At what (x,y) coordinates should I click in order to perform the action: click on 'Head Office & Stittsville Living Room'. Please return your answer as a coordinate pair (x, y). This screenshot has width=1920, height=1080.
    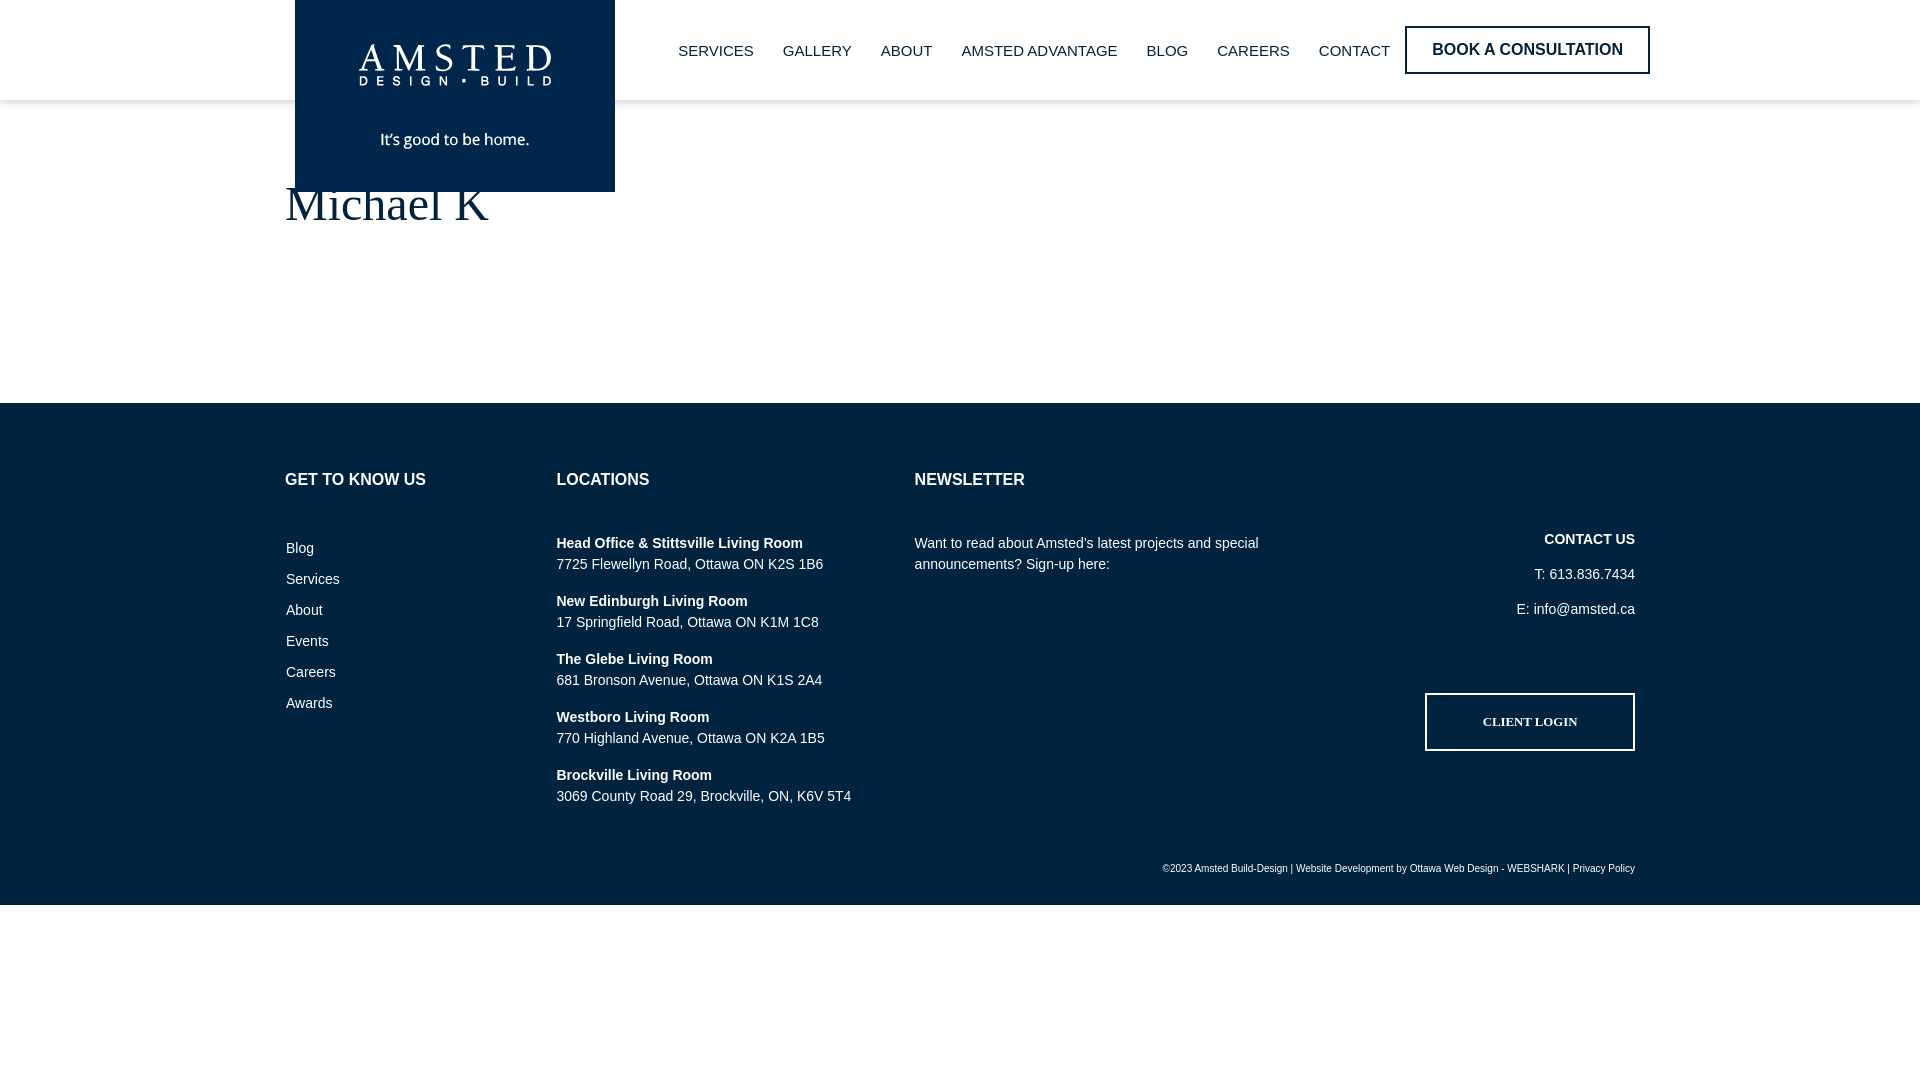
    Looking at the image, I should click on (679, 543).